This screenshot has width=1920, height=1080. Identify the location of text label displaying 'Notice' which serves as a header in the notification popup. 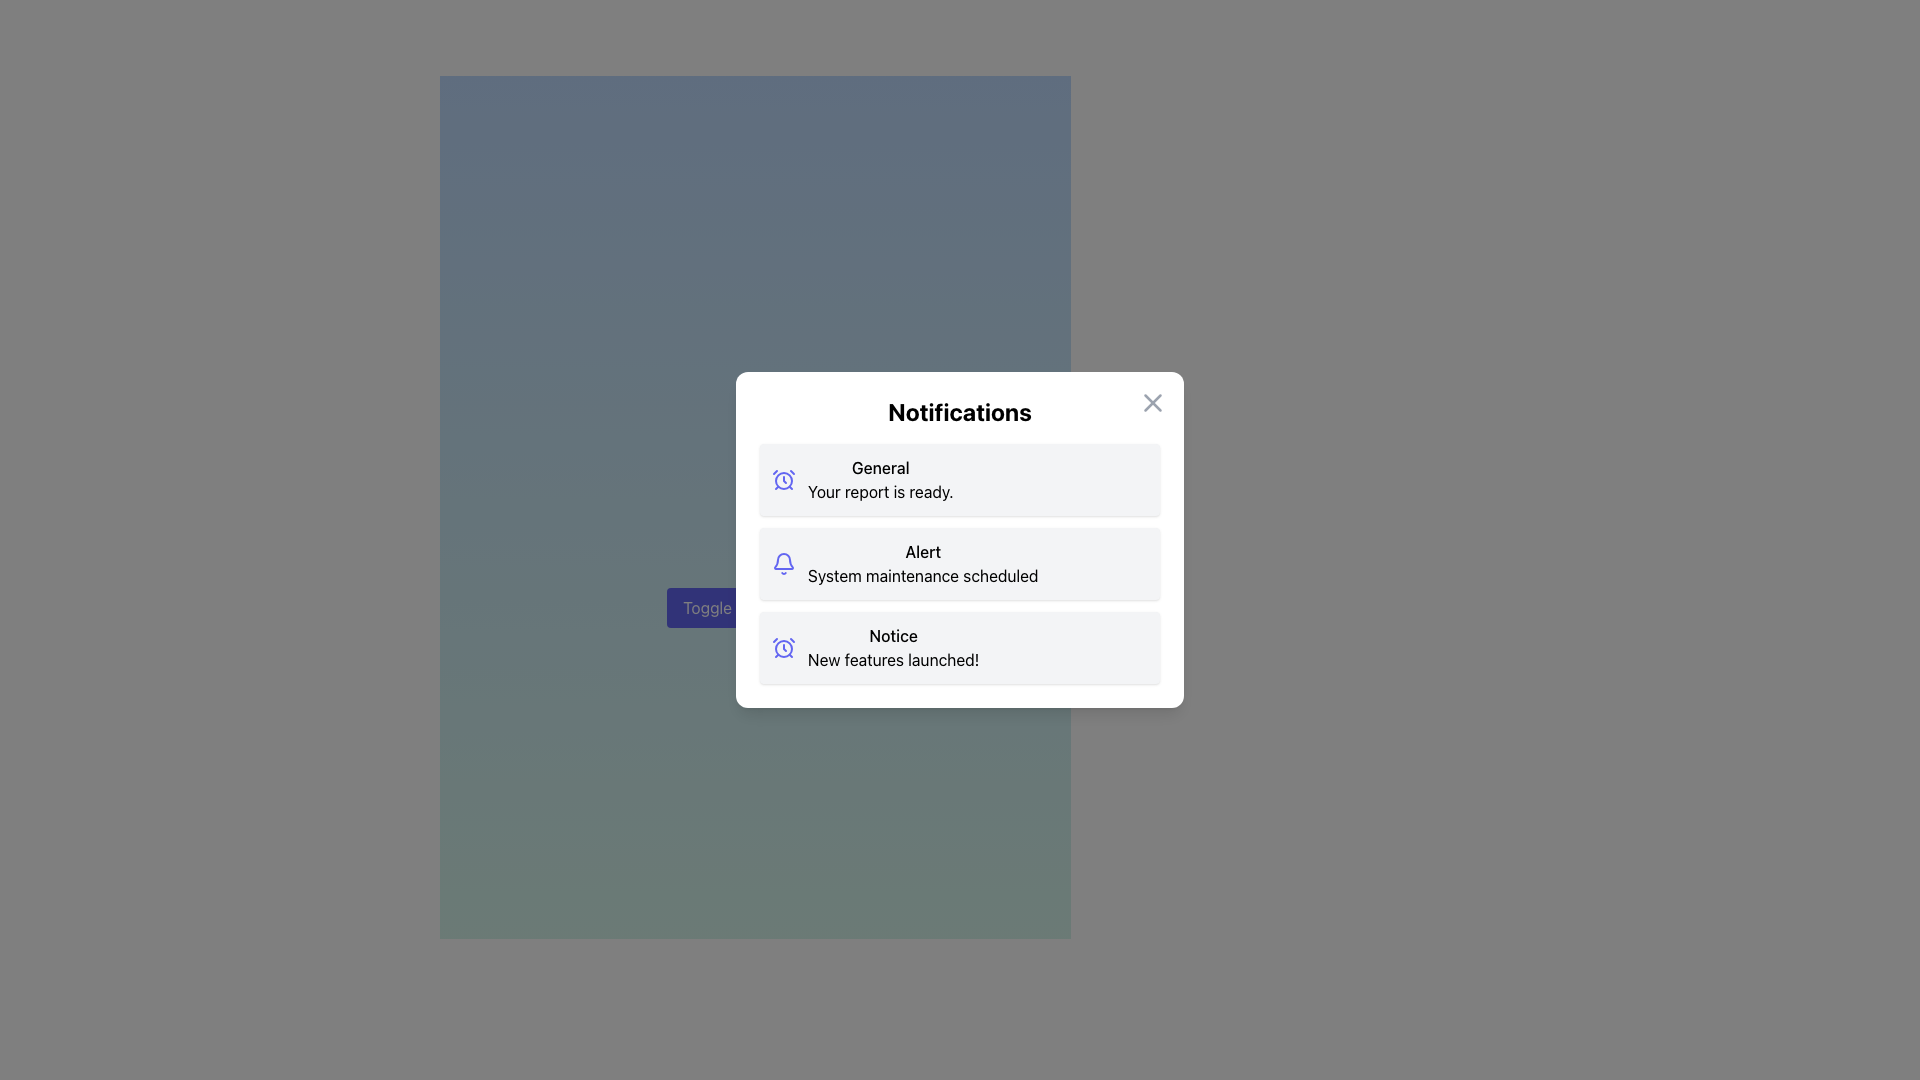
(892, 636).